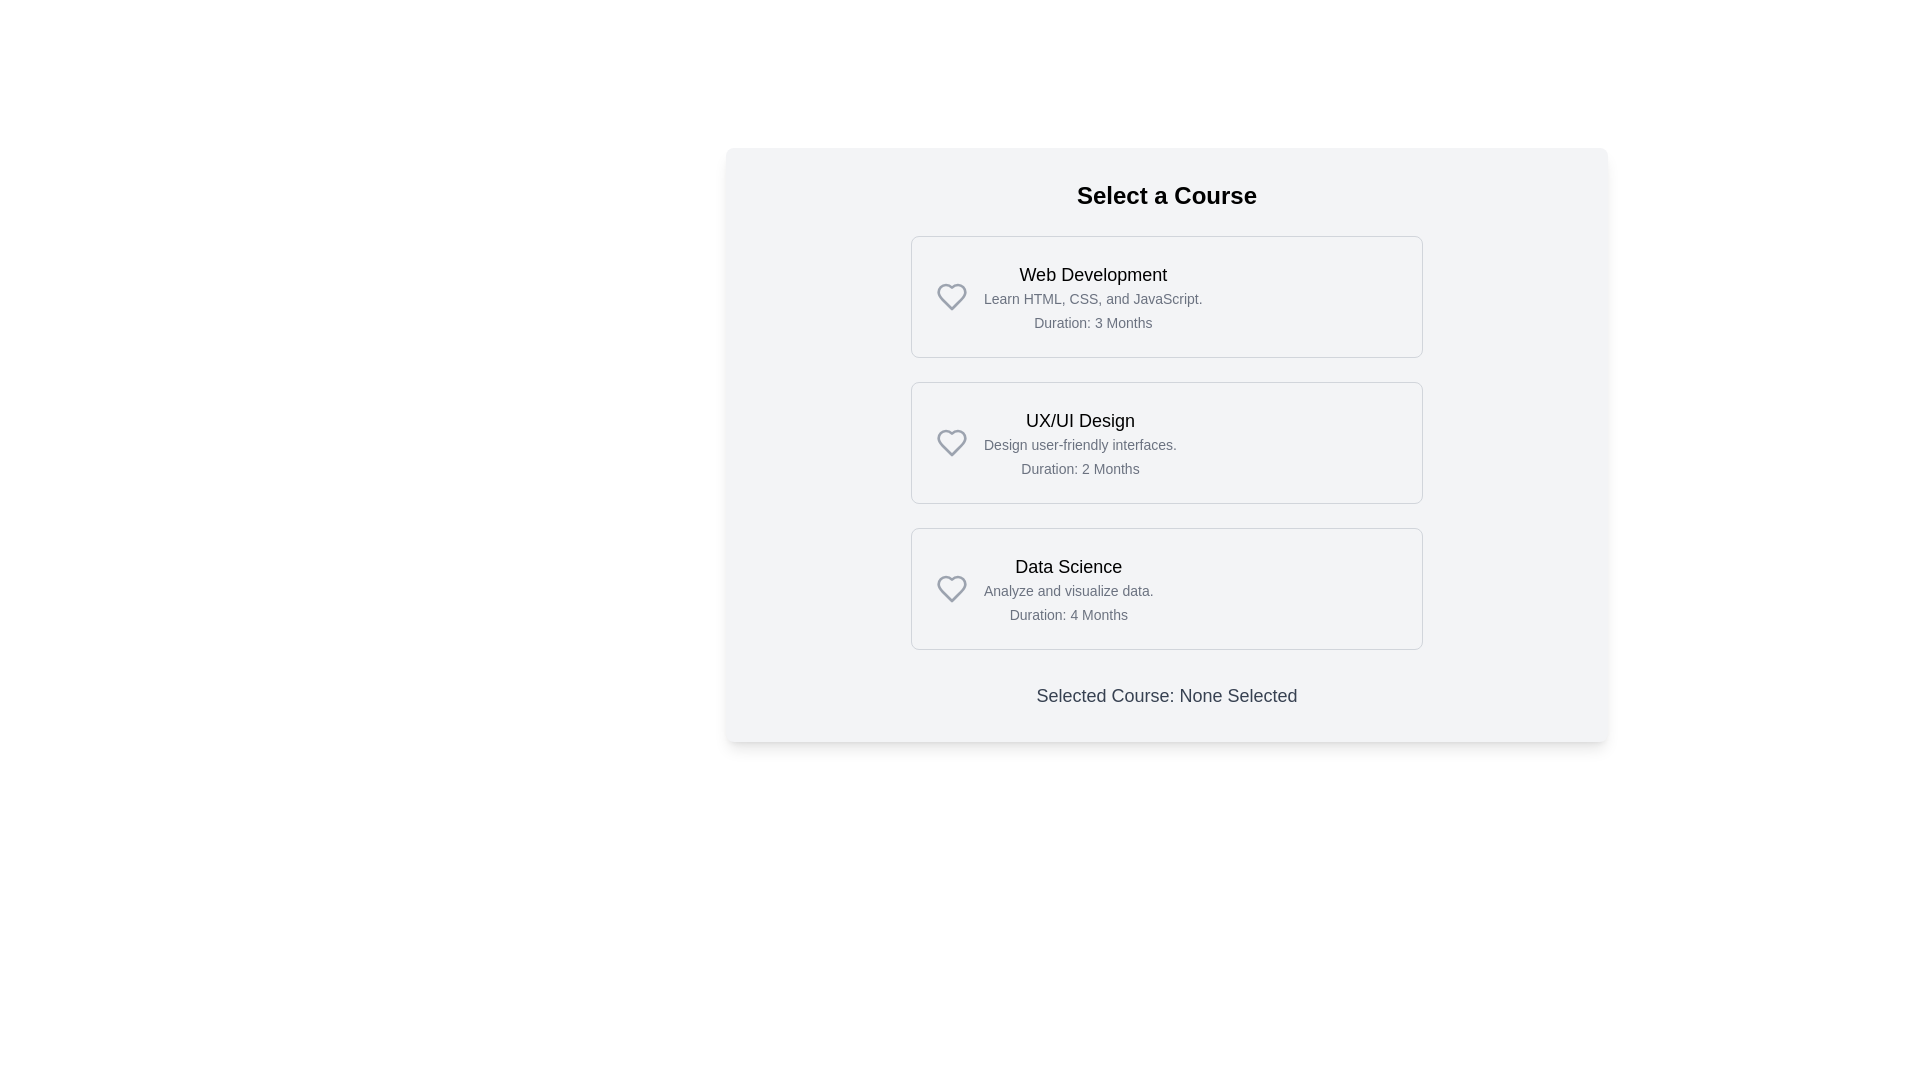  Describe the element at coordinates (1092, 299) in the screenshot. I see `the subtitle text element that provides additional information about the 'Web Development' course, positioned below the title and above the duration line` at that location.